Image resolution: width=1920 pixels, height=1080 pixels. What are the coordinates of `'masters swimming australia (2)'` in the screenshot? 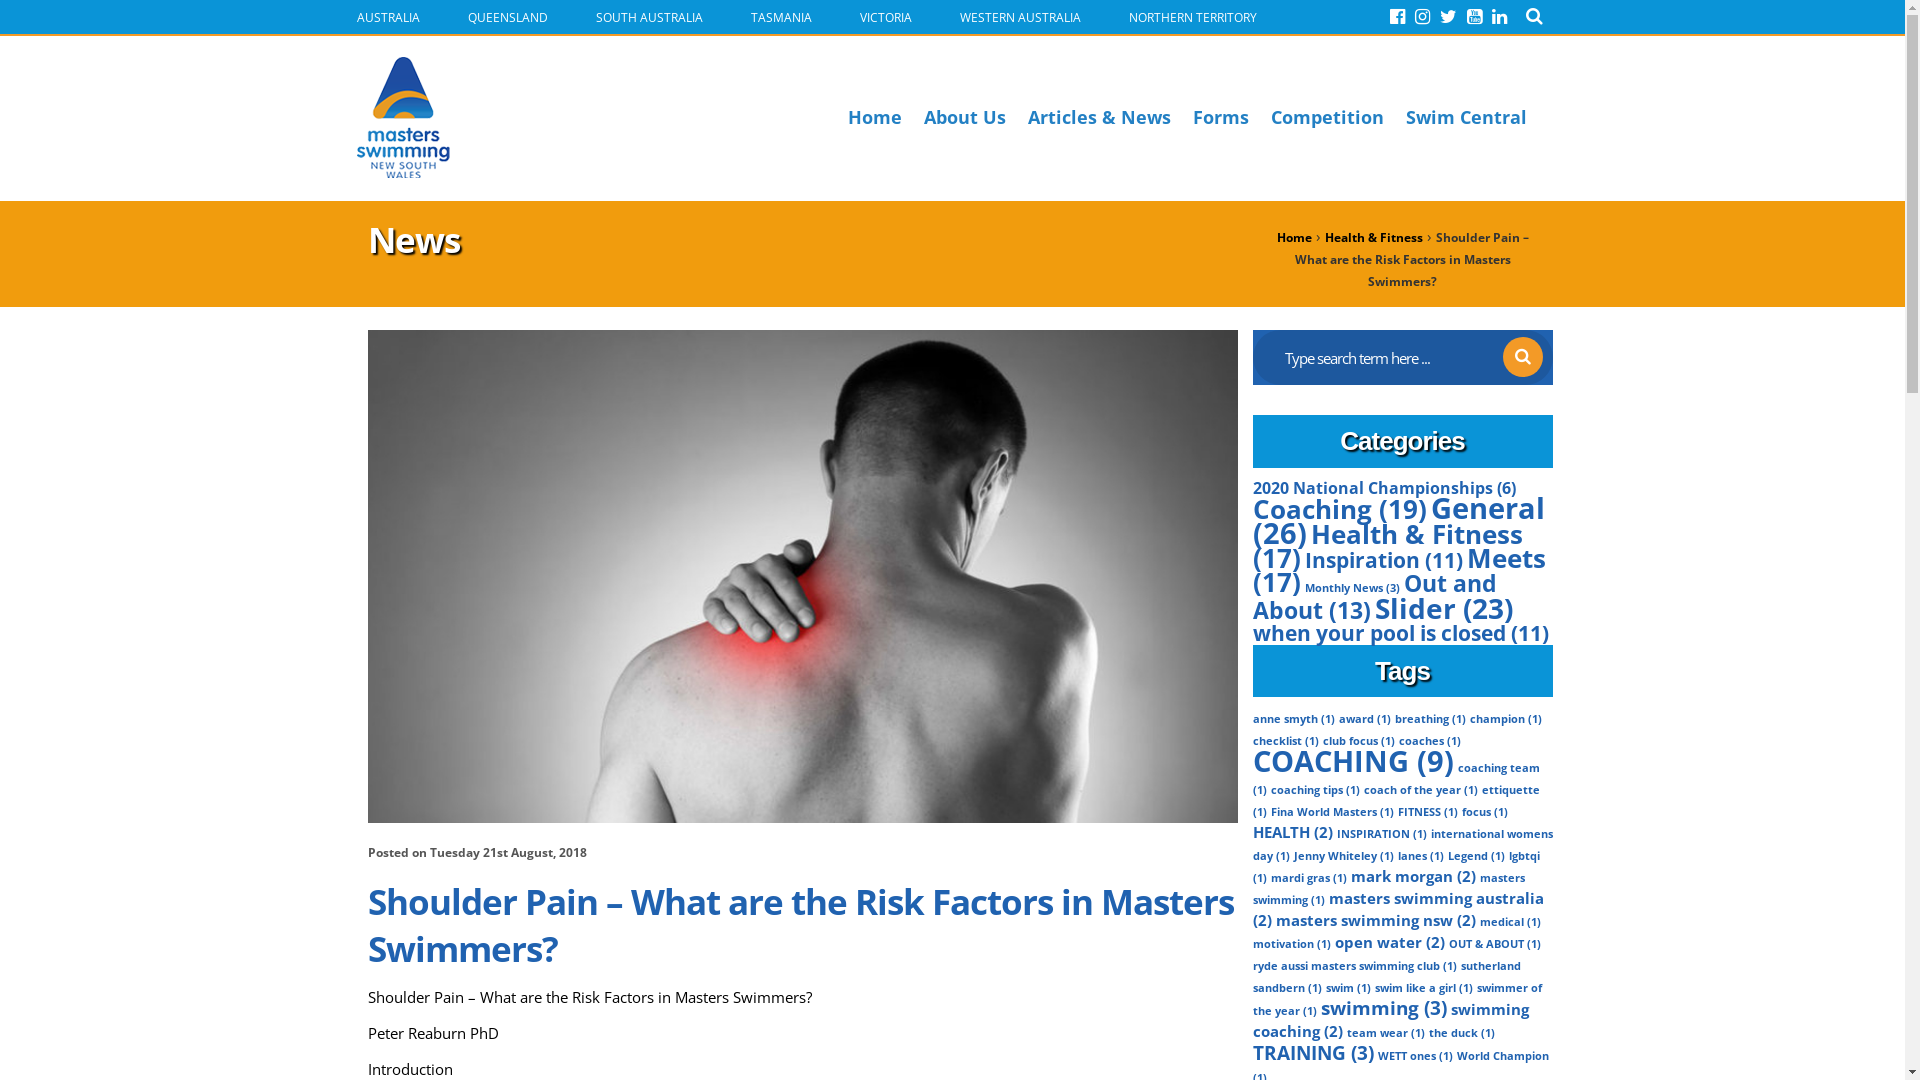 It's located at (1396, 909).